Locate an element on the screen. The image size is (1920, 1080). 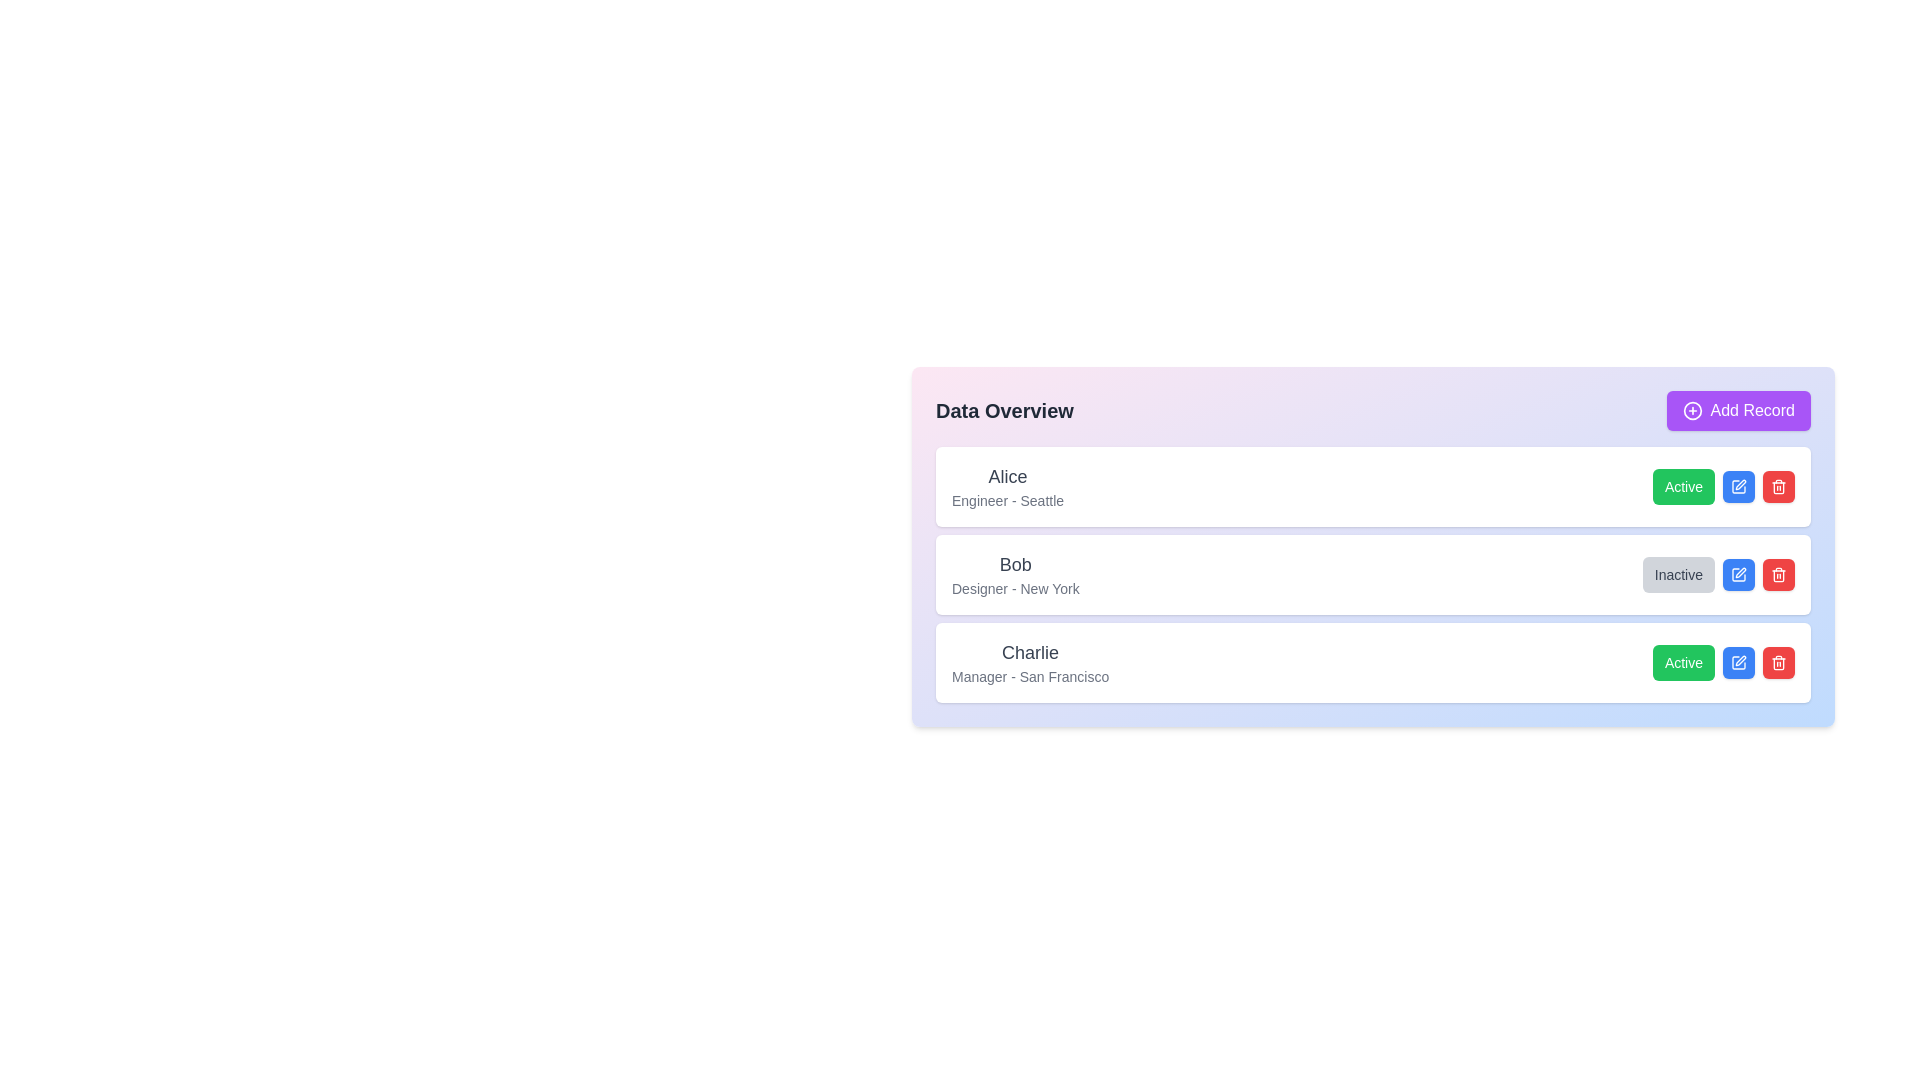
the middle segment of the trash can icon, which represents the delete action for the 'Bob' user entry is located at coordinates (1779, 575).